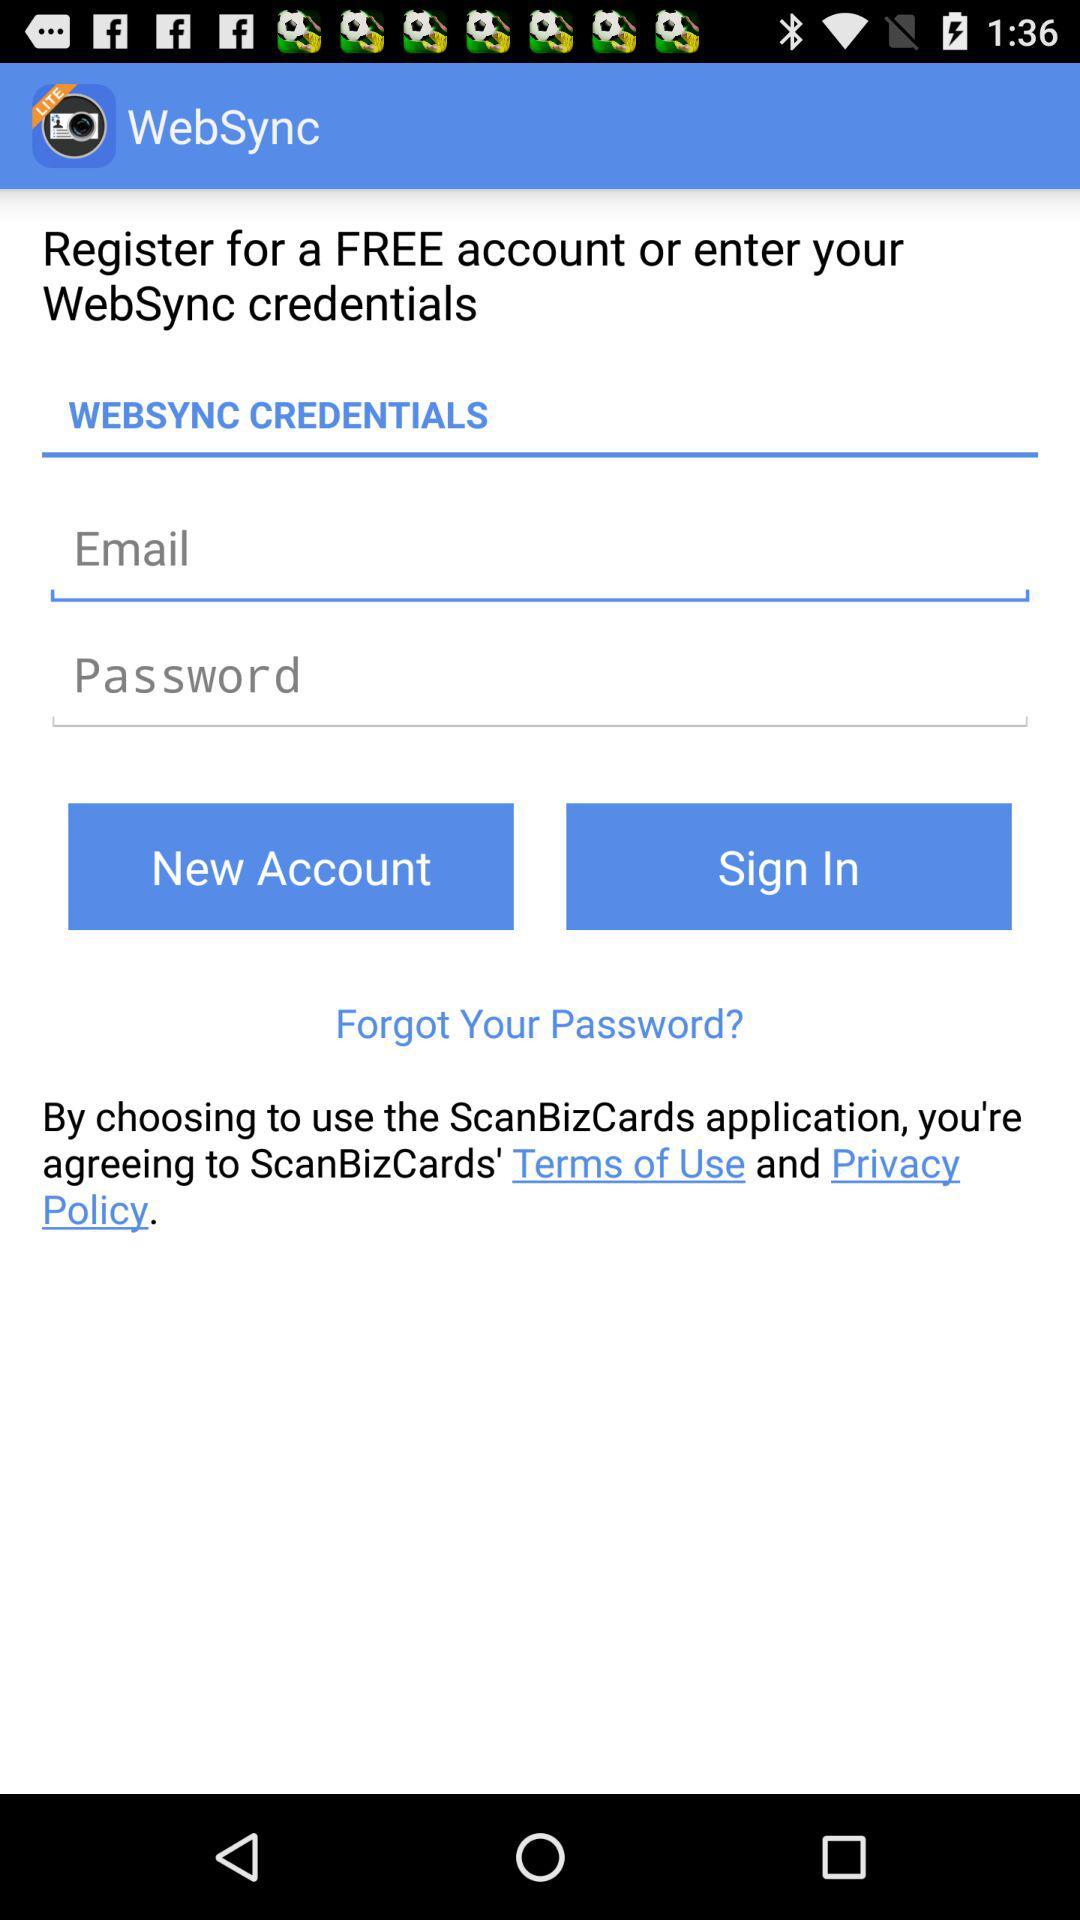 This screenshot has width=1080, height=1920. What do you see at coordinates (538, 1022) in the screenshot?
I see `the forgot your password? icon` at bounding box center [538, 1022].